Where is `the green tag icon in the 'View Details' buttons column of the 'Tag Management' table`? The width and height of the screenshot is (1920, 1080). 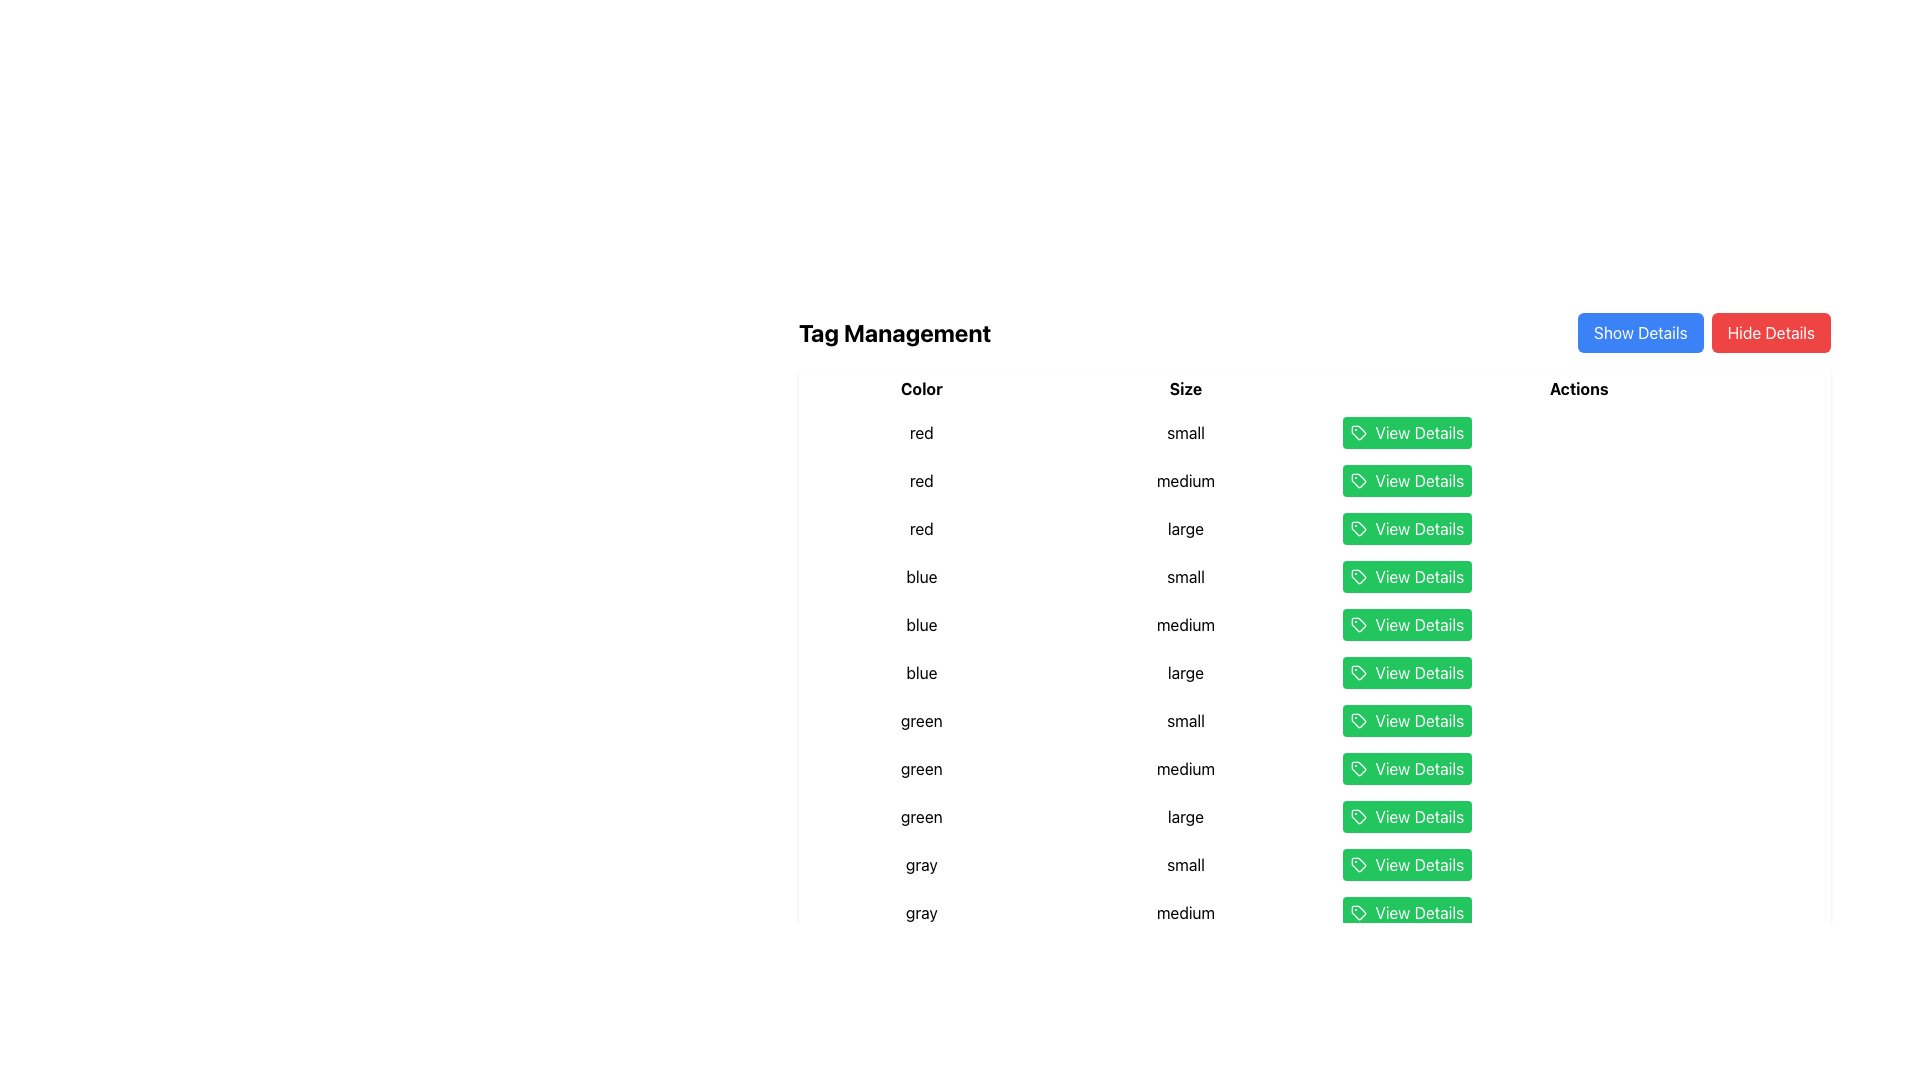 the green tag icon in the 'View Details' buttons column of the 'Tag Management' table is located at coordinates (1359, 721).